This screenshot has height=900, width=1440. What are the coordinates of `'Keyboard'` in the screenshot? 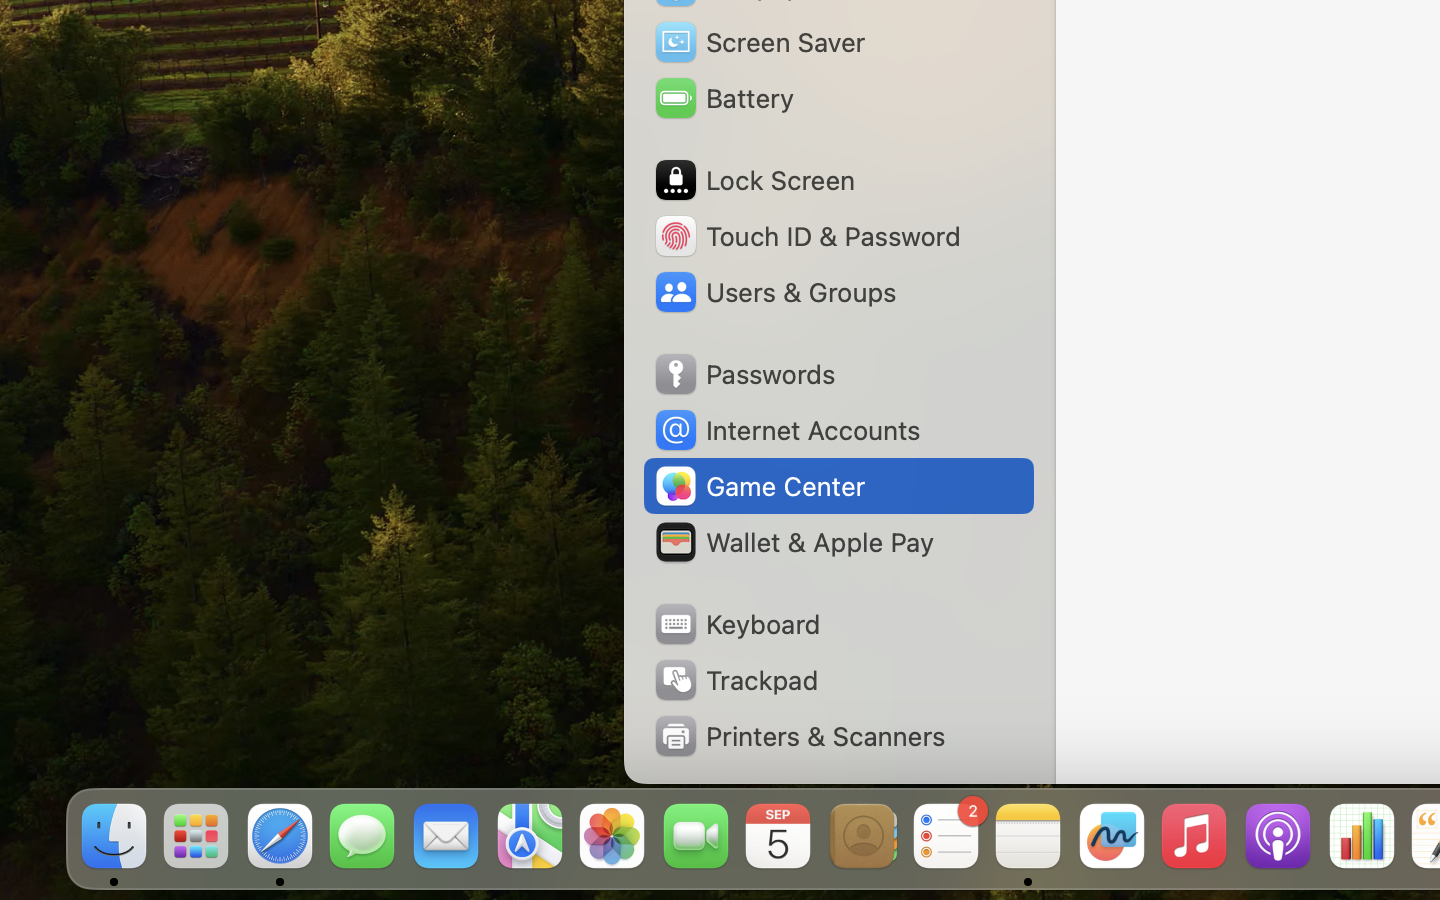 It's located at (734, 623).